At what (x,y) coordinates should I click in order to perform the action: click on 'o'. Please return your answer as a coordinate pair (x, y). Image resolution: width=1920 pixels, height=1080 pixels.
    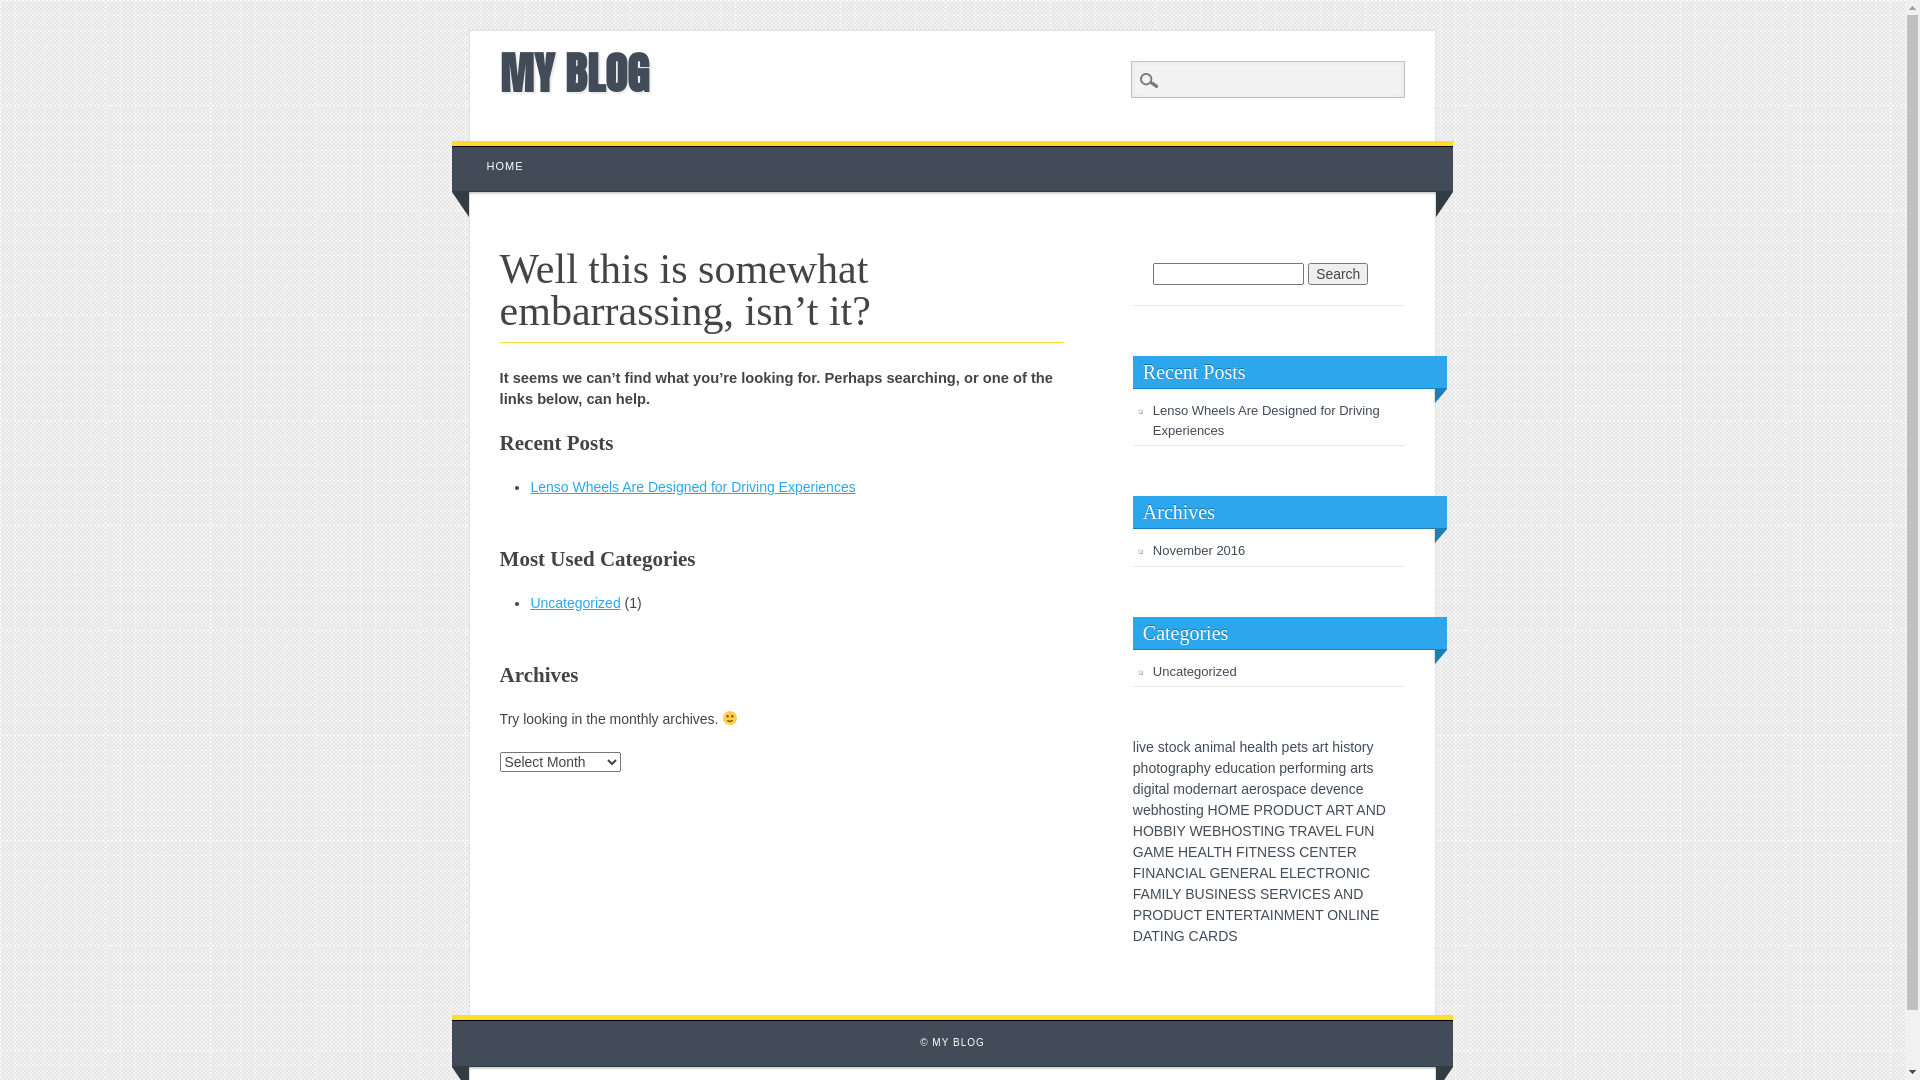
    Looking at the image, I should click on (1262, 766).